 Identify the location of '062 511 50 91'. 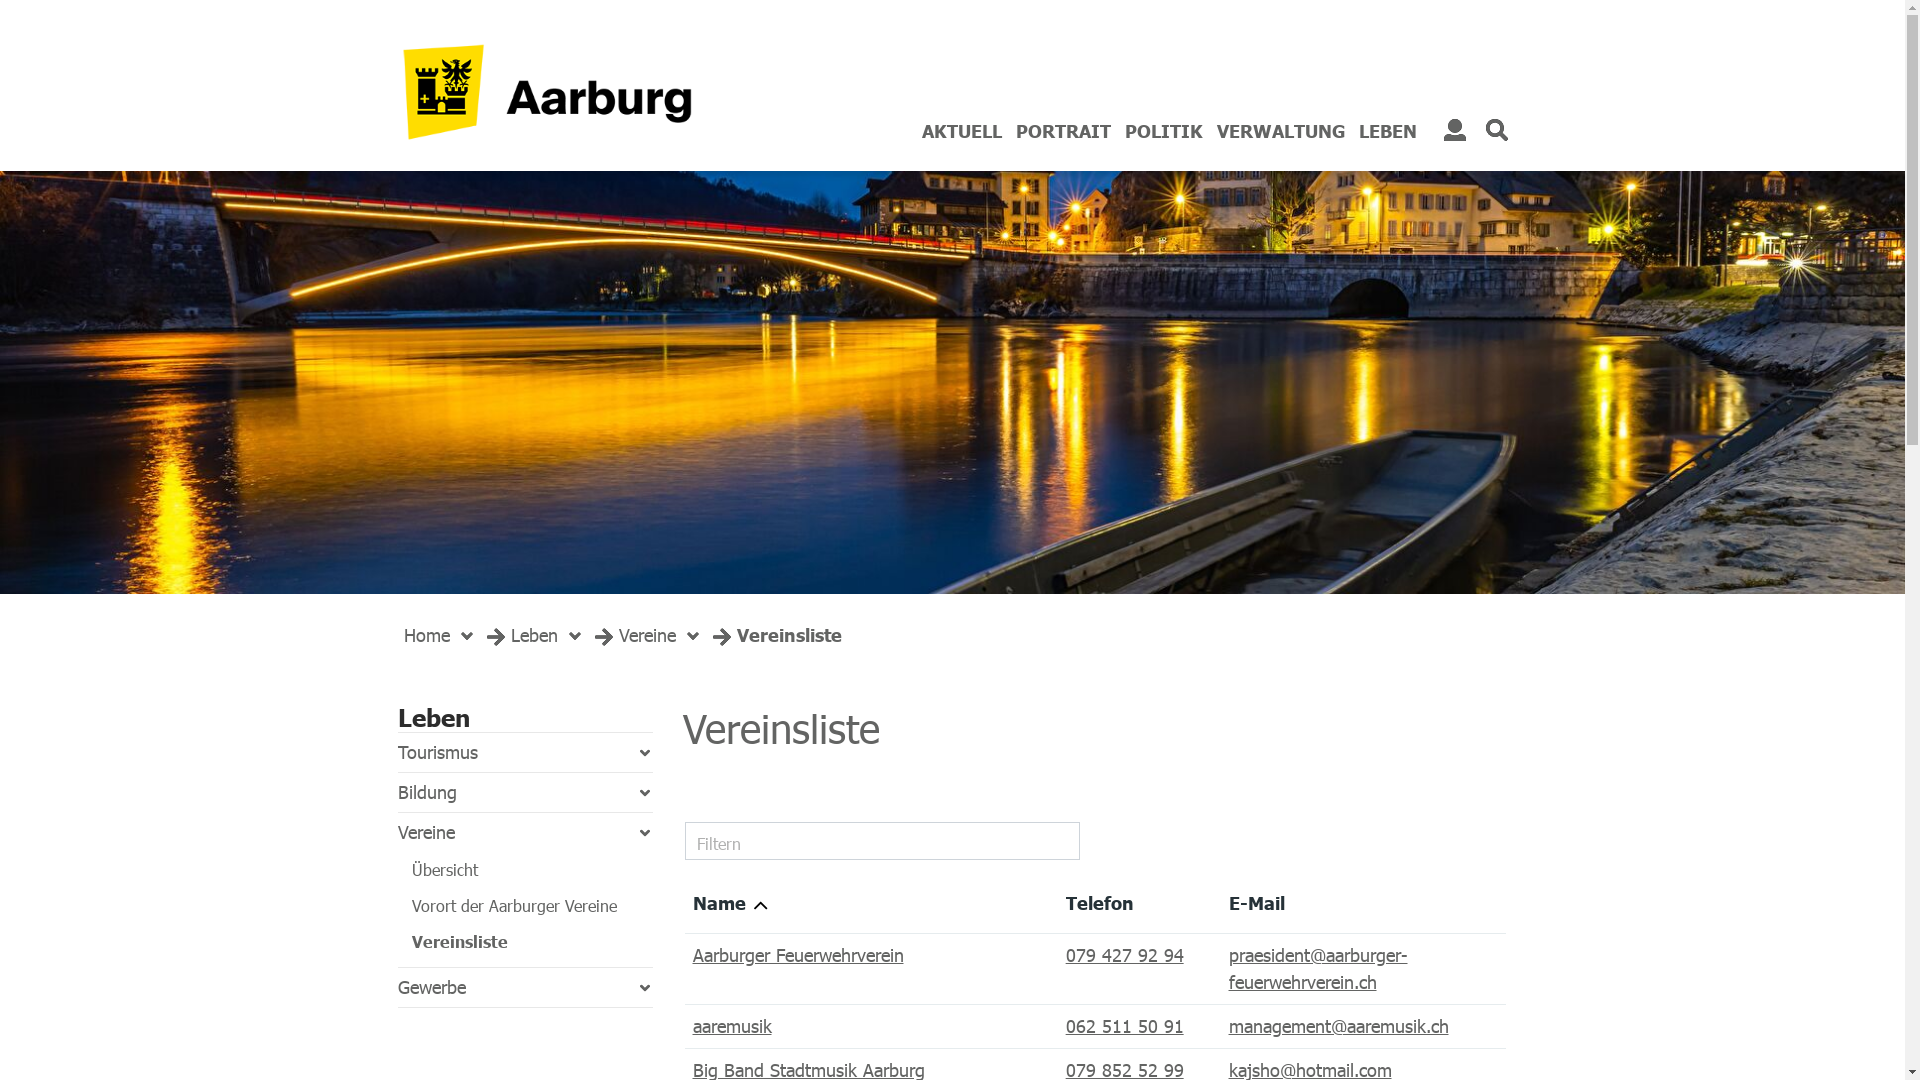
(1124, 1026).